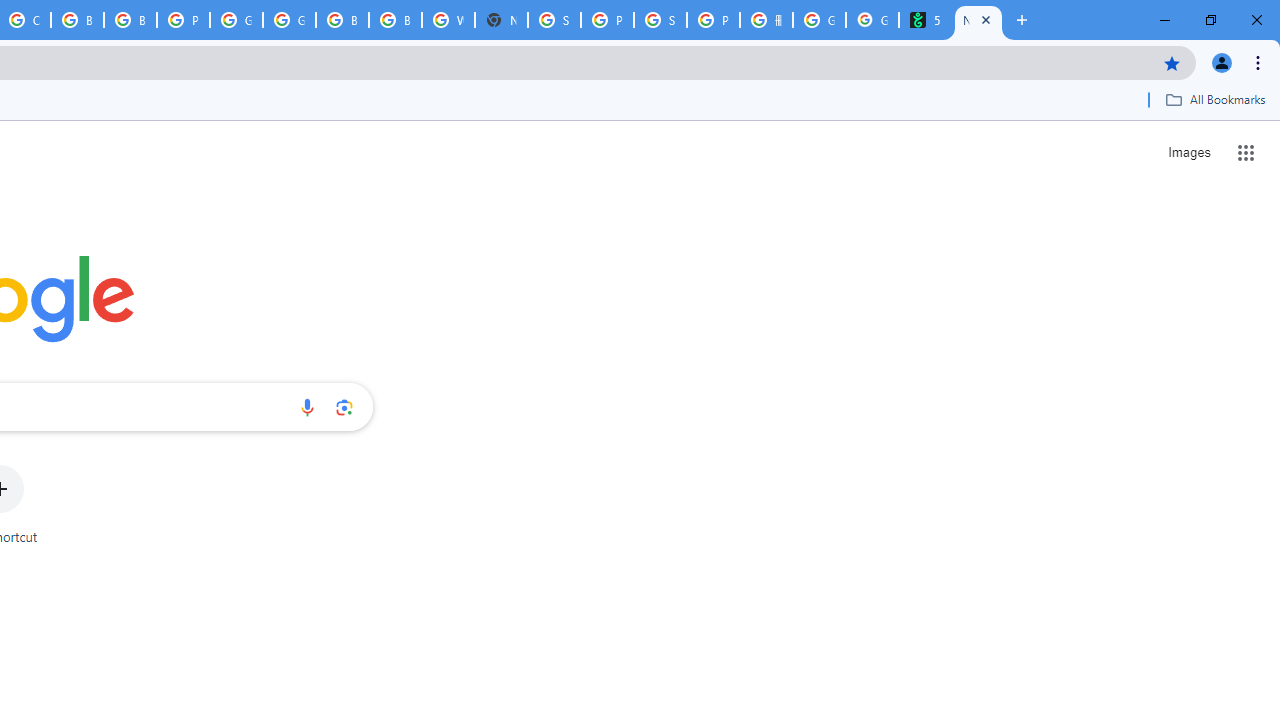  What do you see at coordinates (554, 20) in the screenshot?
I see `'Sign in - Google Accounts'` at bounding box center [554, 20].